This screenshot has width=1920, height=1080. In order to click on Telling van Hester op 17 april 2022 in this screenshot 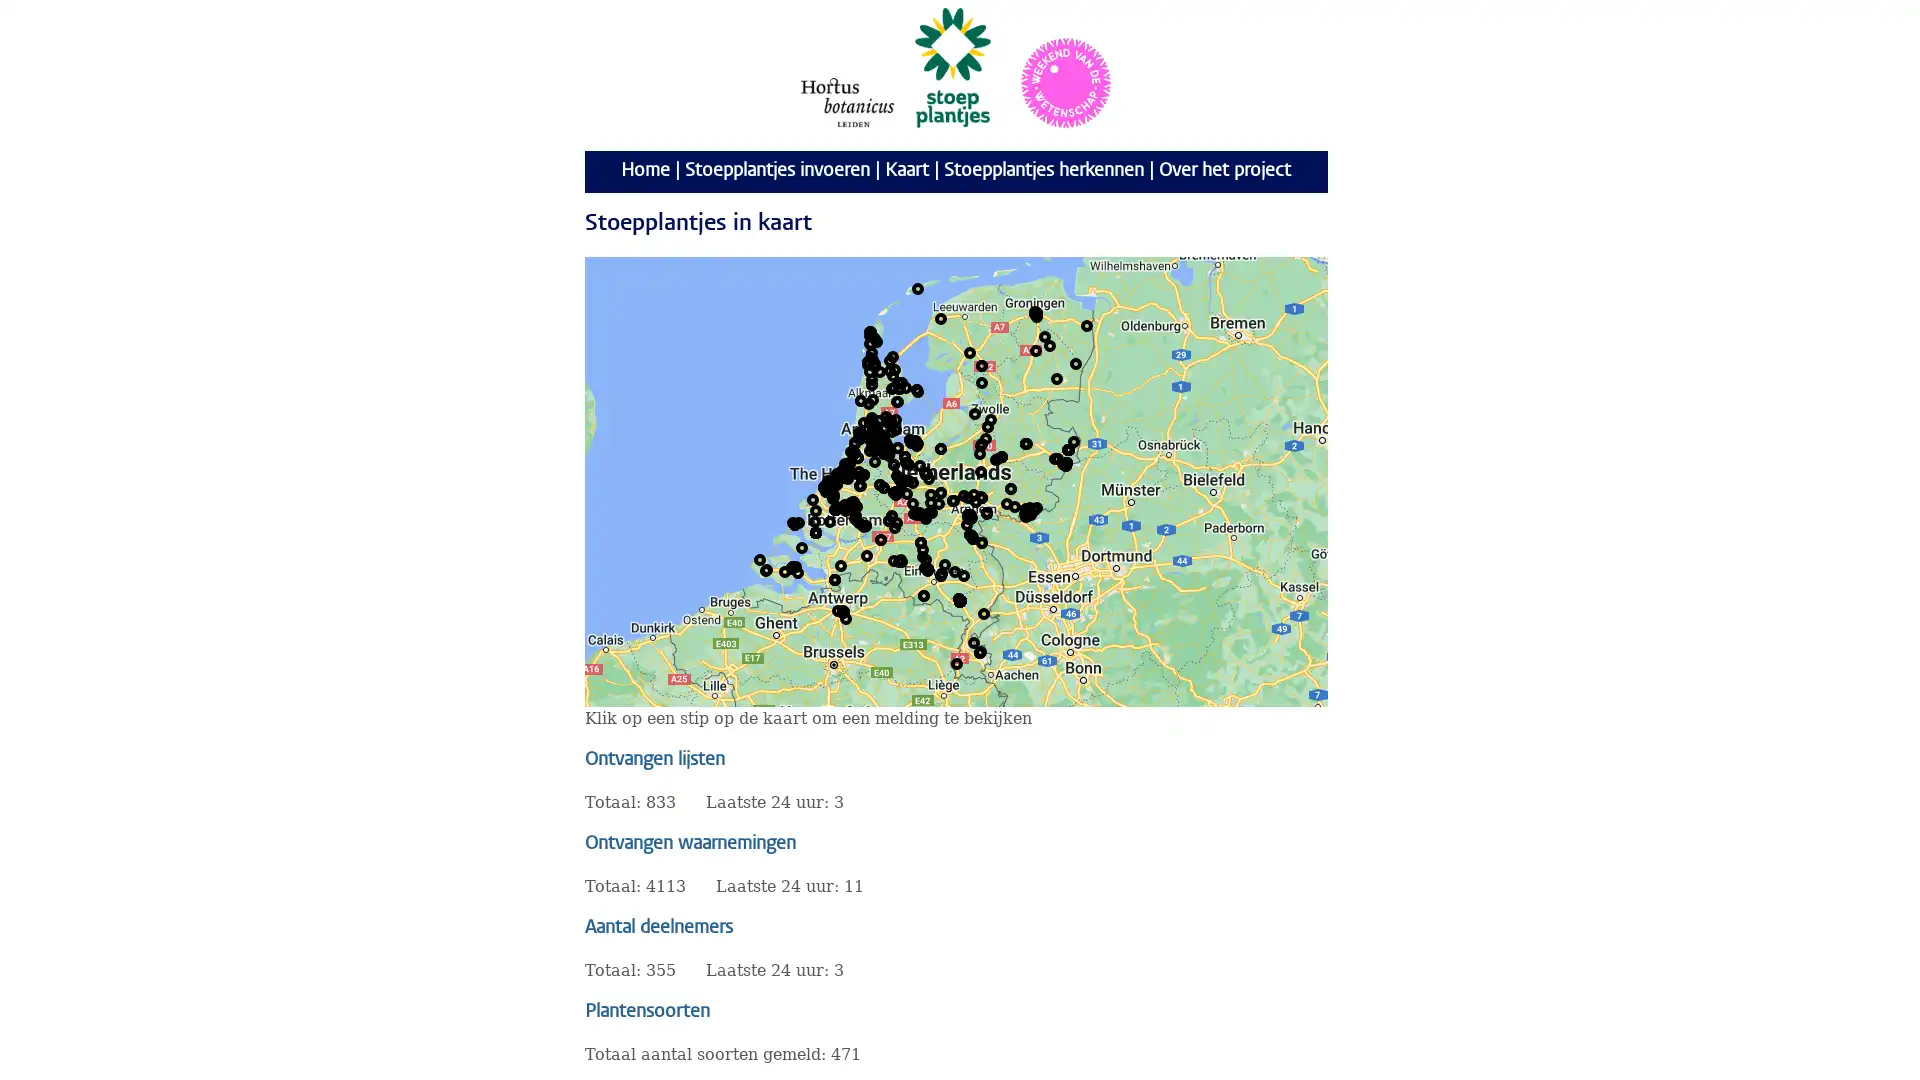, I will do `click(896, 401)`.